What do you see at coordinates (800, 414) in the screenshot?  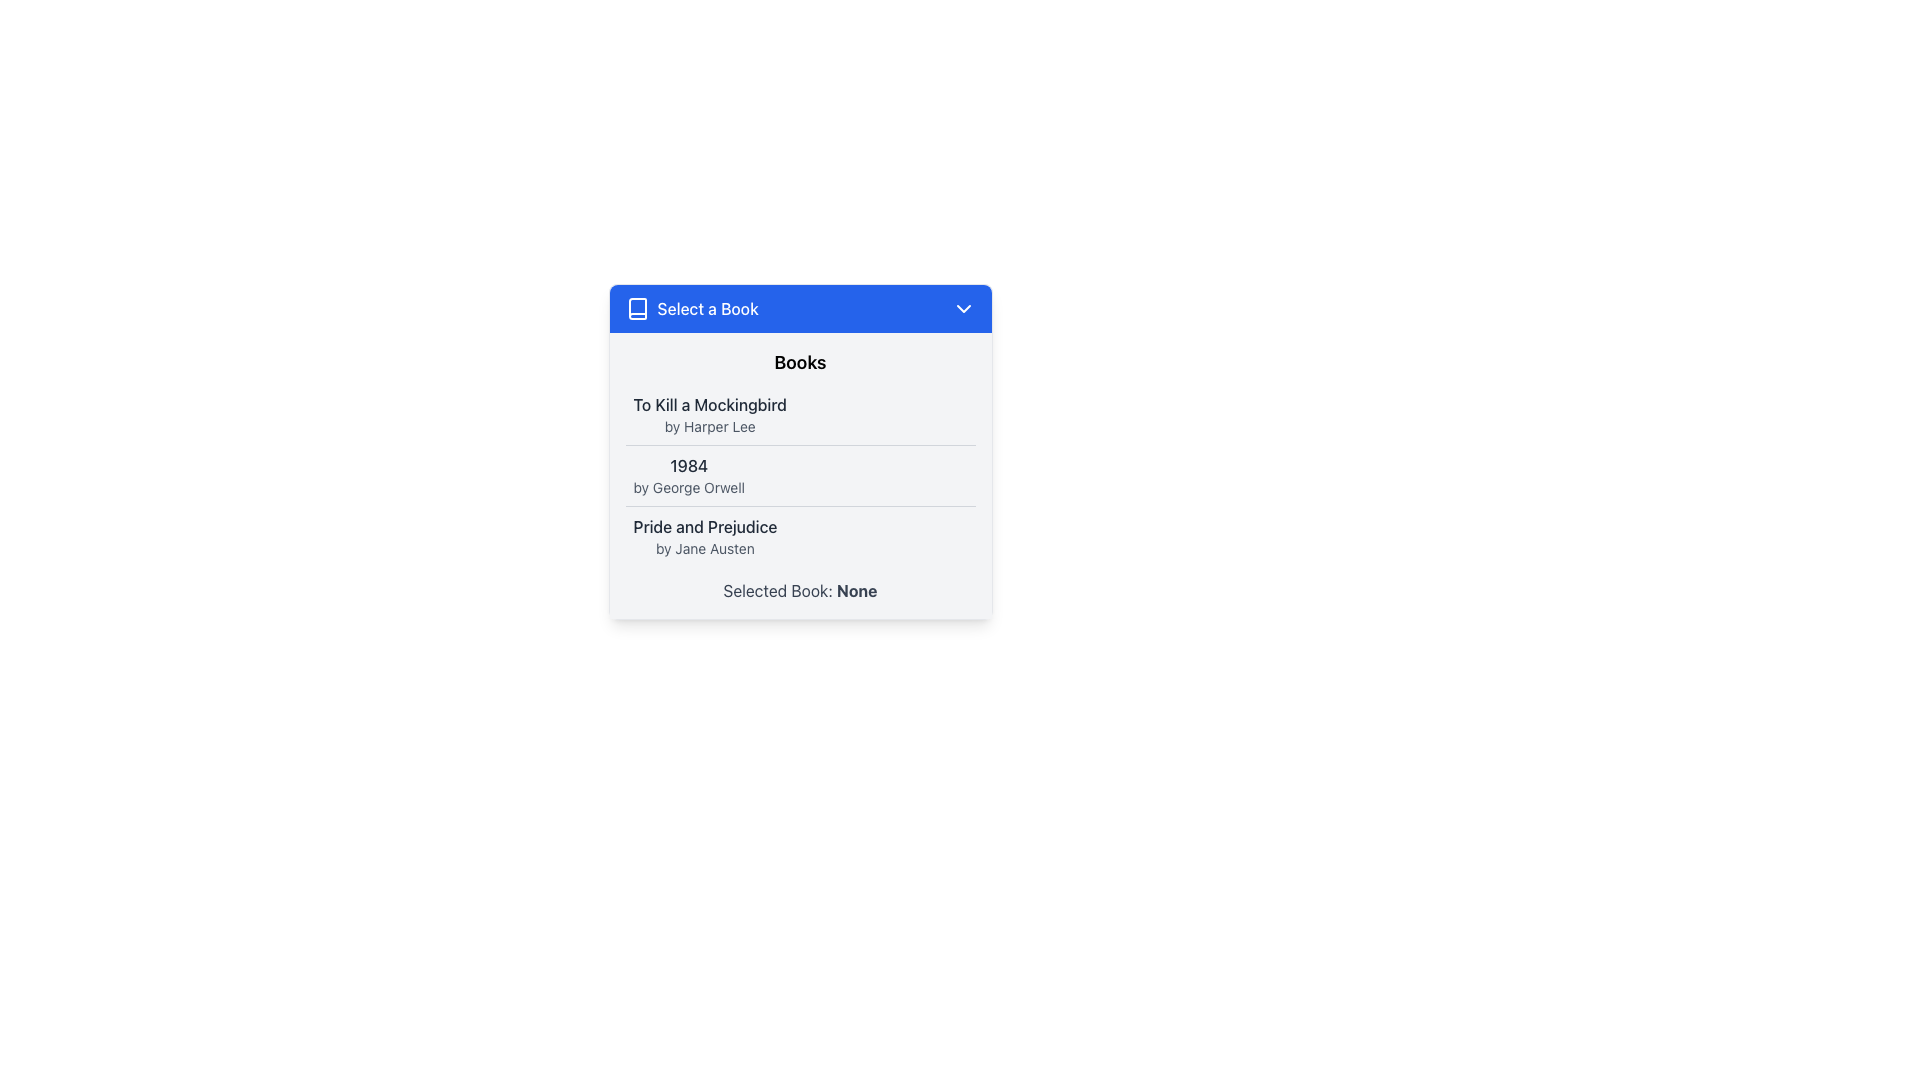 I see `the first selectable book item in the list, which represents 'To Kill a Mockingbird by Harper Lee'` at bounding box center [800, 414].